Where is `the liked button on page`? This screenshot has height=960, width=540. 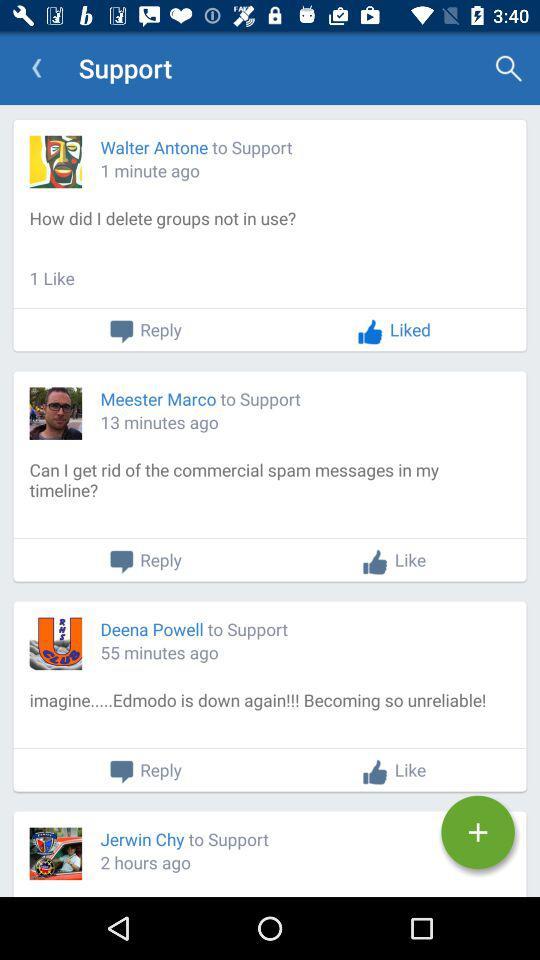
the liked button on page is located at coordinates (395, 331).